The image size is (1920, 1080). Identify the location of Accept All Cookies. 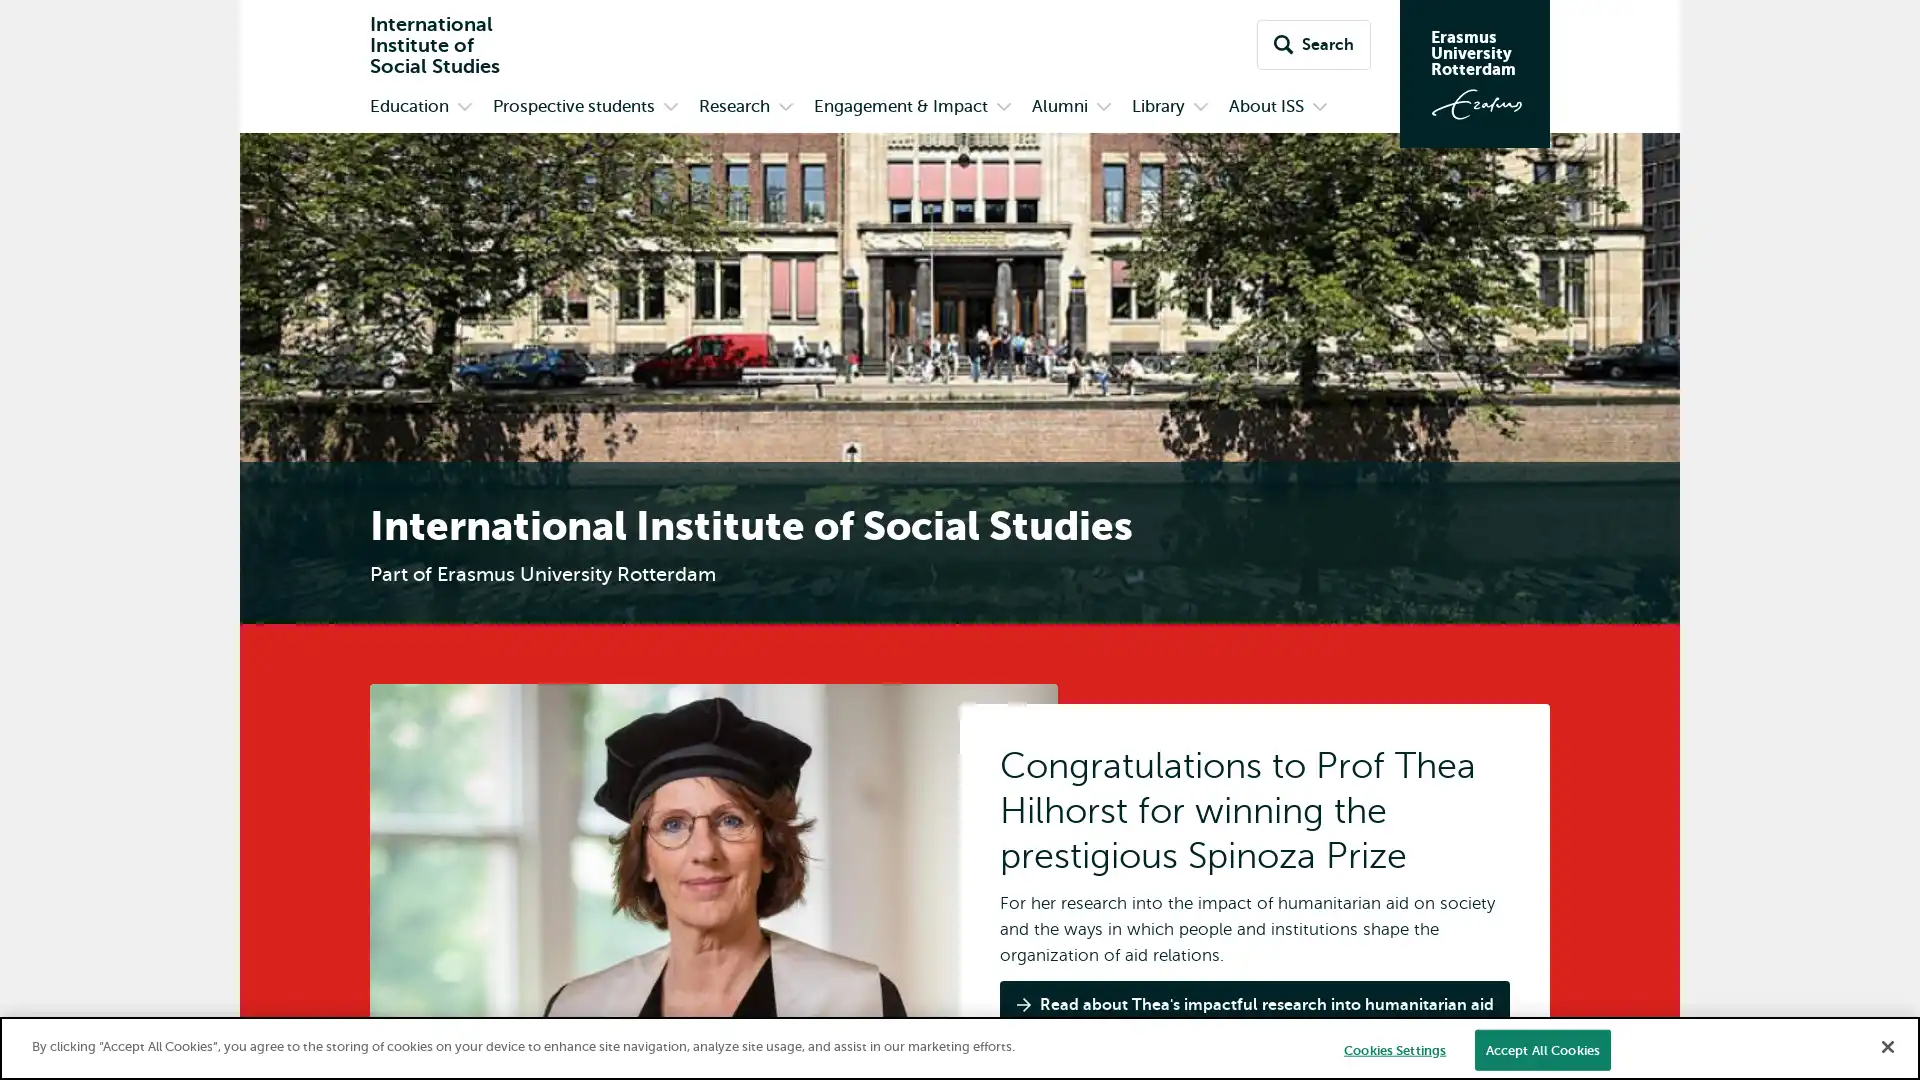
(1541, 1048).